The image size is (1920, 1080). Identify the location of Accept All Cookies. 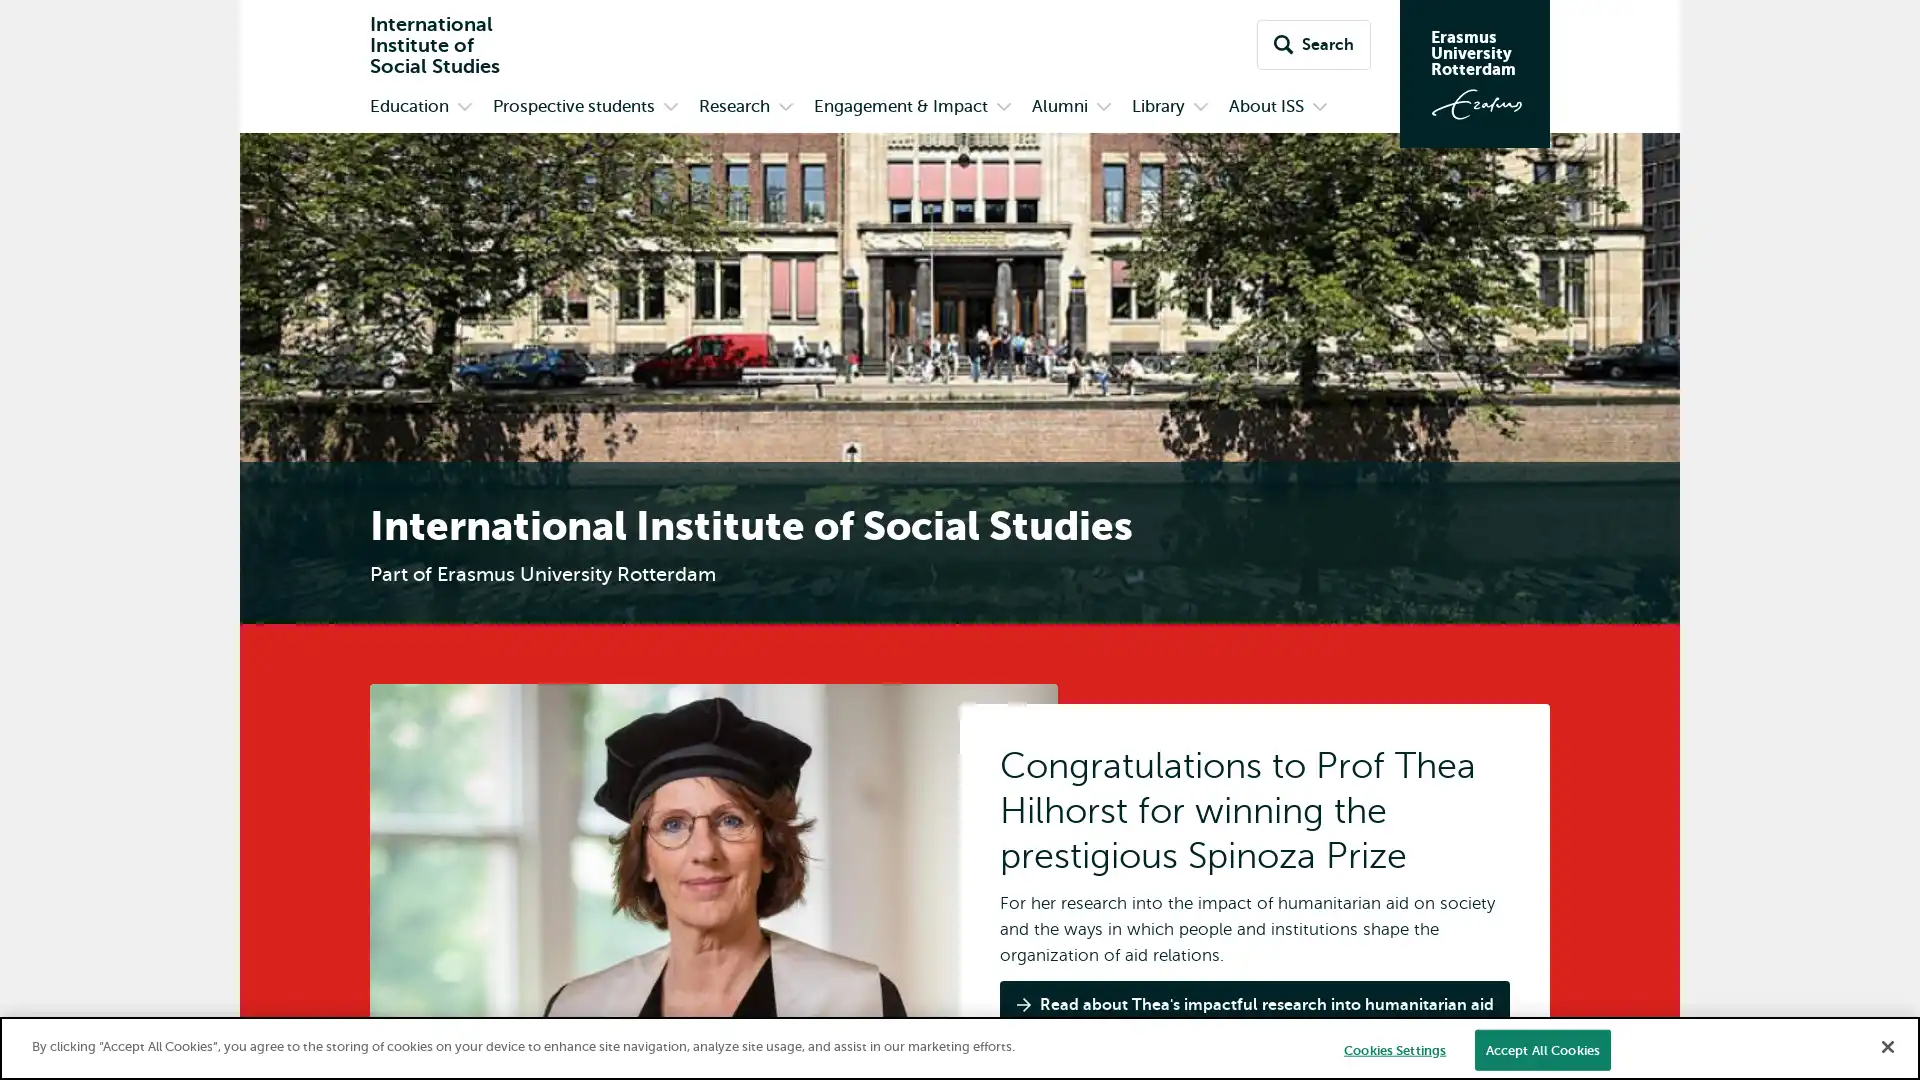
(1541, 1048).